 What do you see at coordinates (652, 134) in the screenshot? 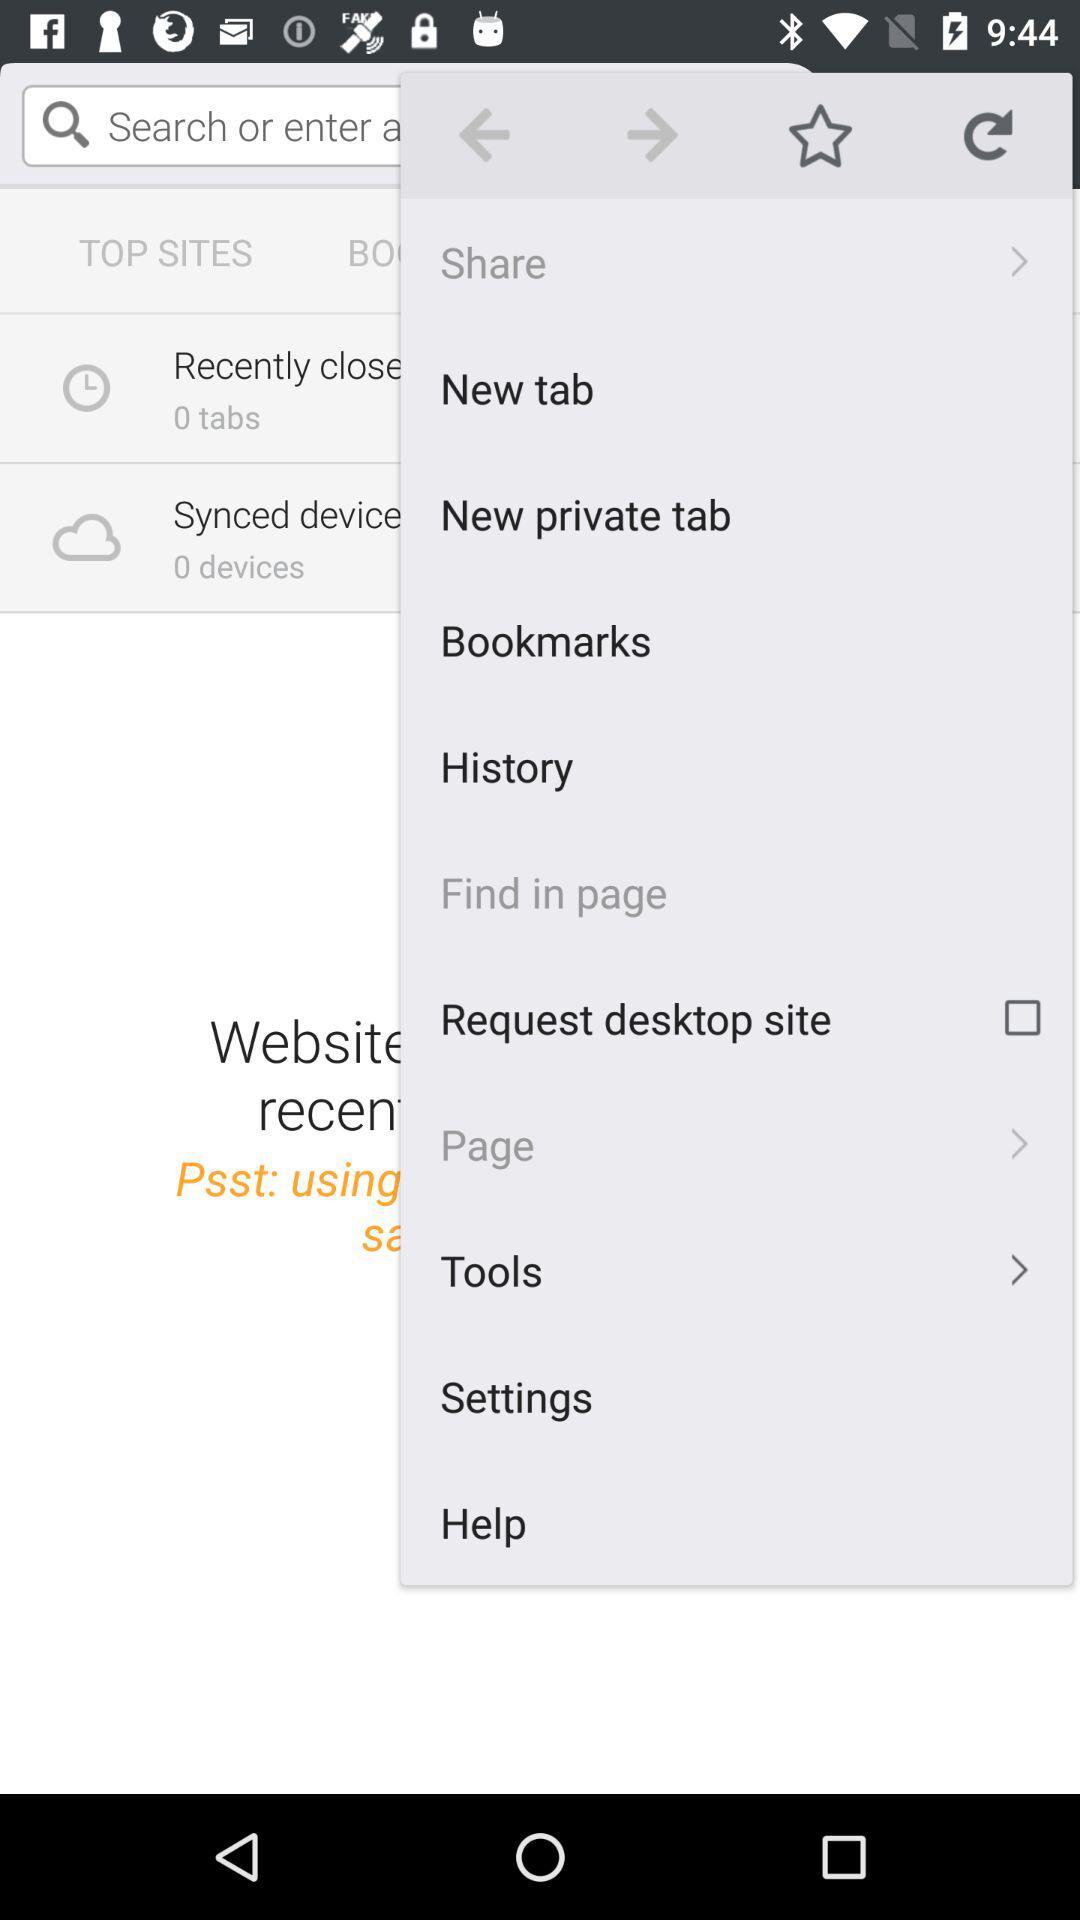
I see `icon above share item` at bounding box center [652, 134].